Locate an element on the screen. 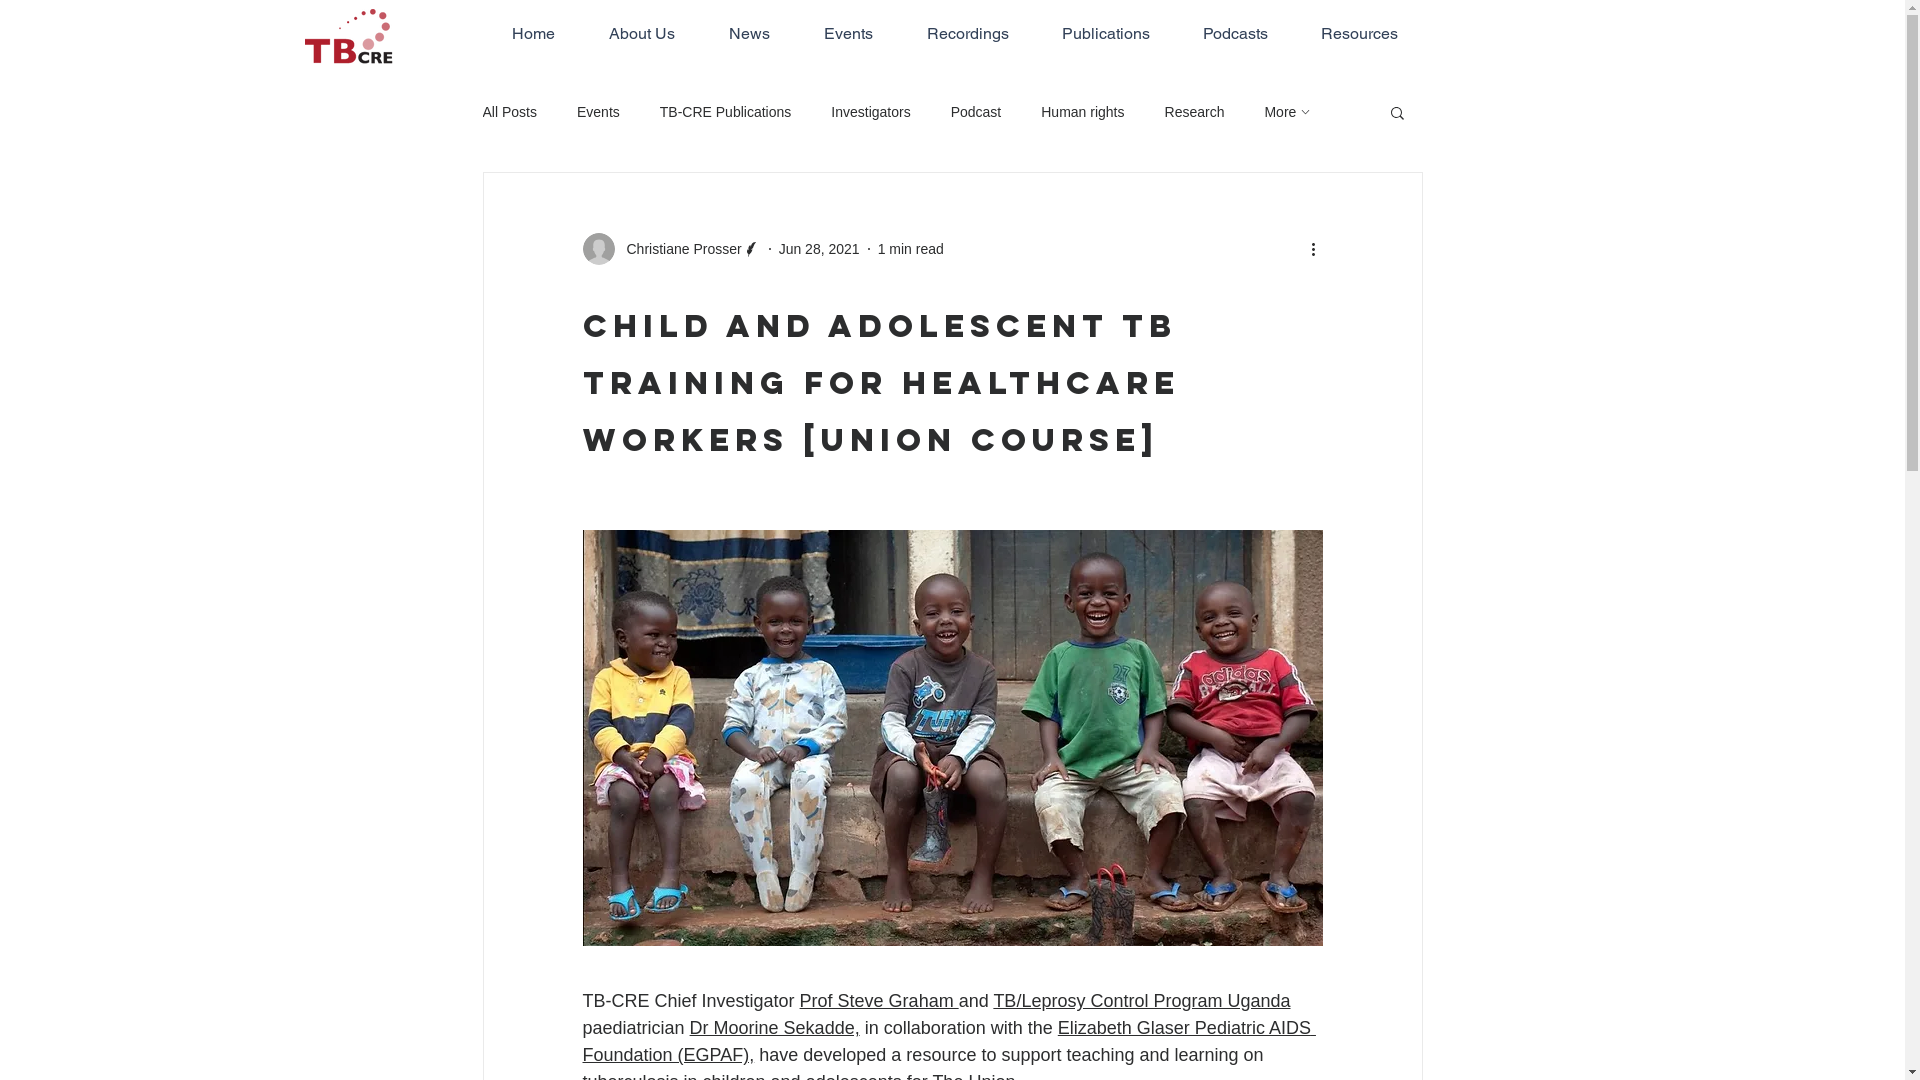 This screenshot has height=1080, width=1920. 'Christiane Prosser' is located at coordinates (671, 248).